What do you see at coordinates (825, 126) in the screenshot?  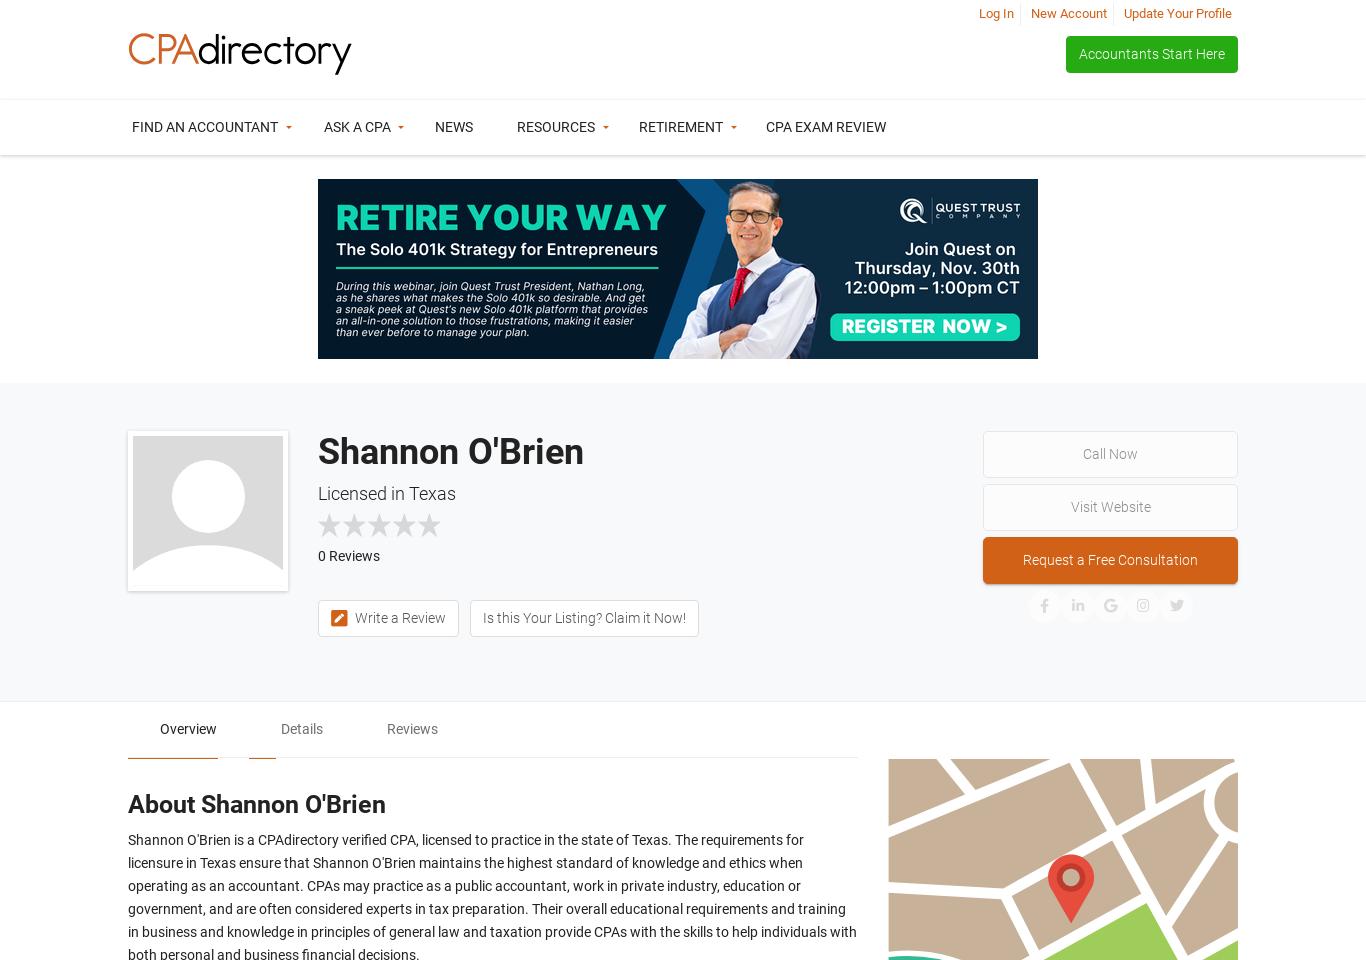 I see `'CPA Exam Review'` at bounding box center [825, 126].